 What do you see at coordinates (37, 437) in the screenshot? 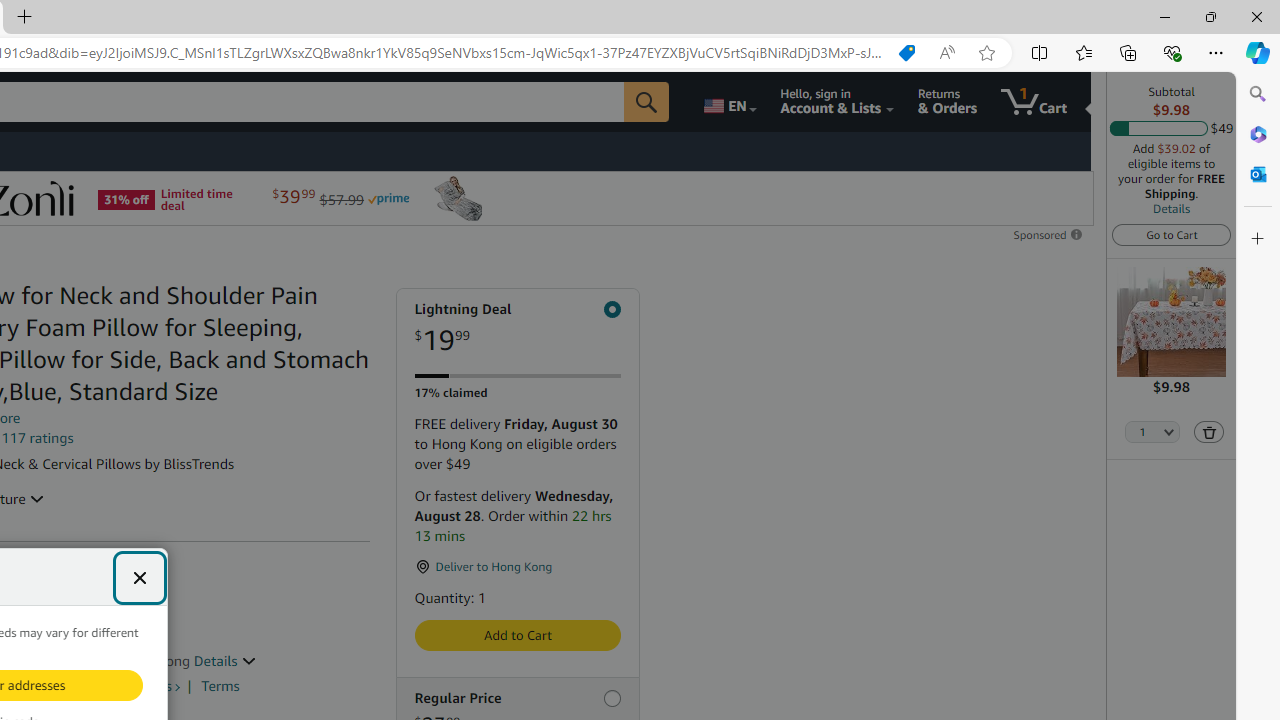
I see `'117 ratings'` at bounding box center [37, 437].